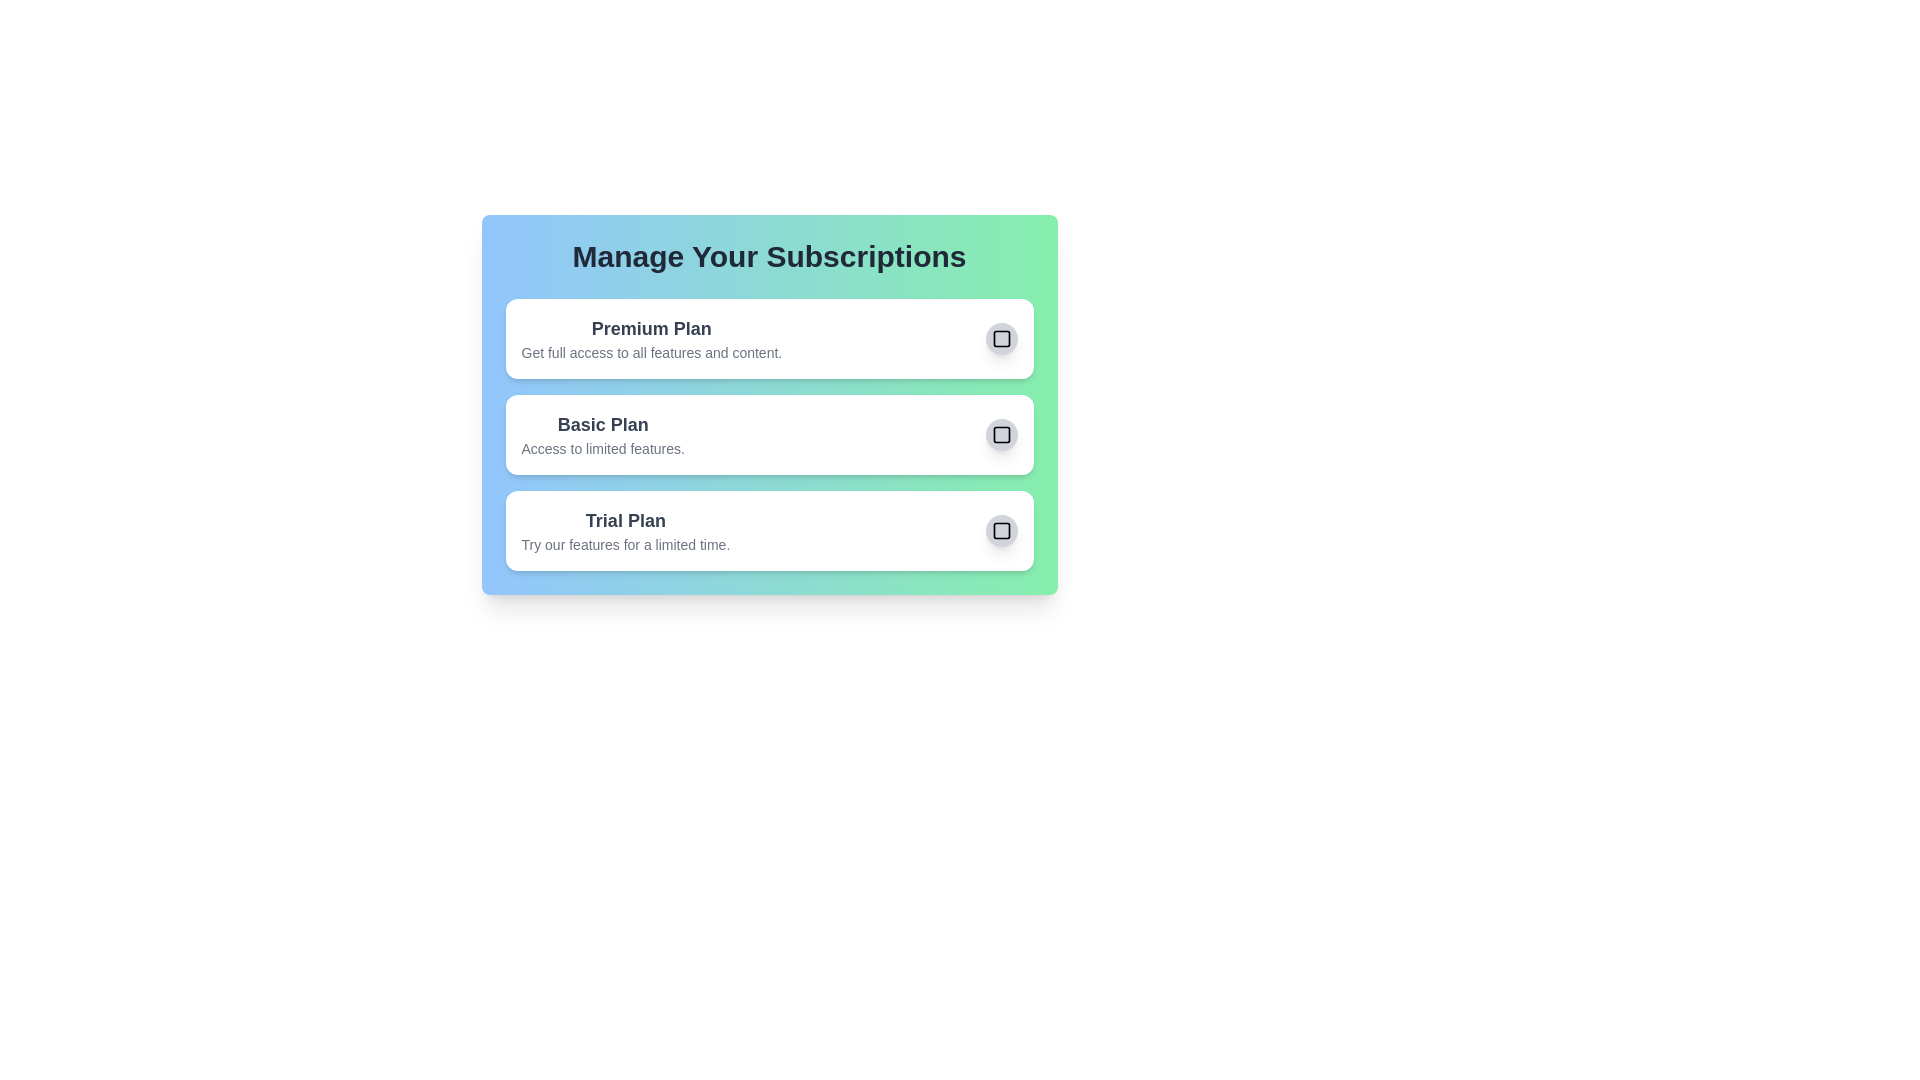  Describe the element at coordinates (624, 530) in the screenshot. I see `the 'Trial Plan' text block which contains the heading 'Trial Plan' in bold and the subtext 'Try our features for a limited time'` at that location.